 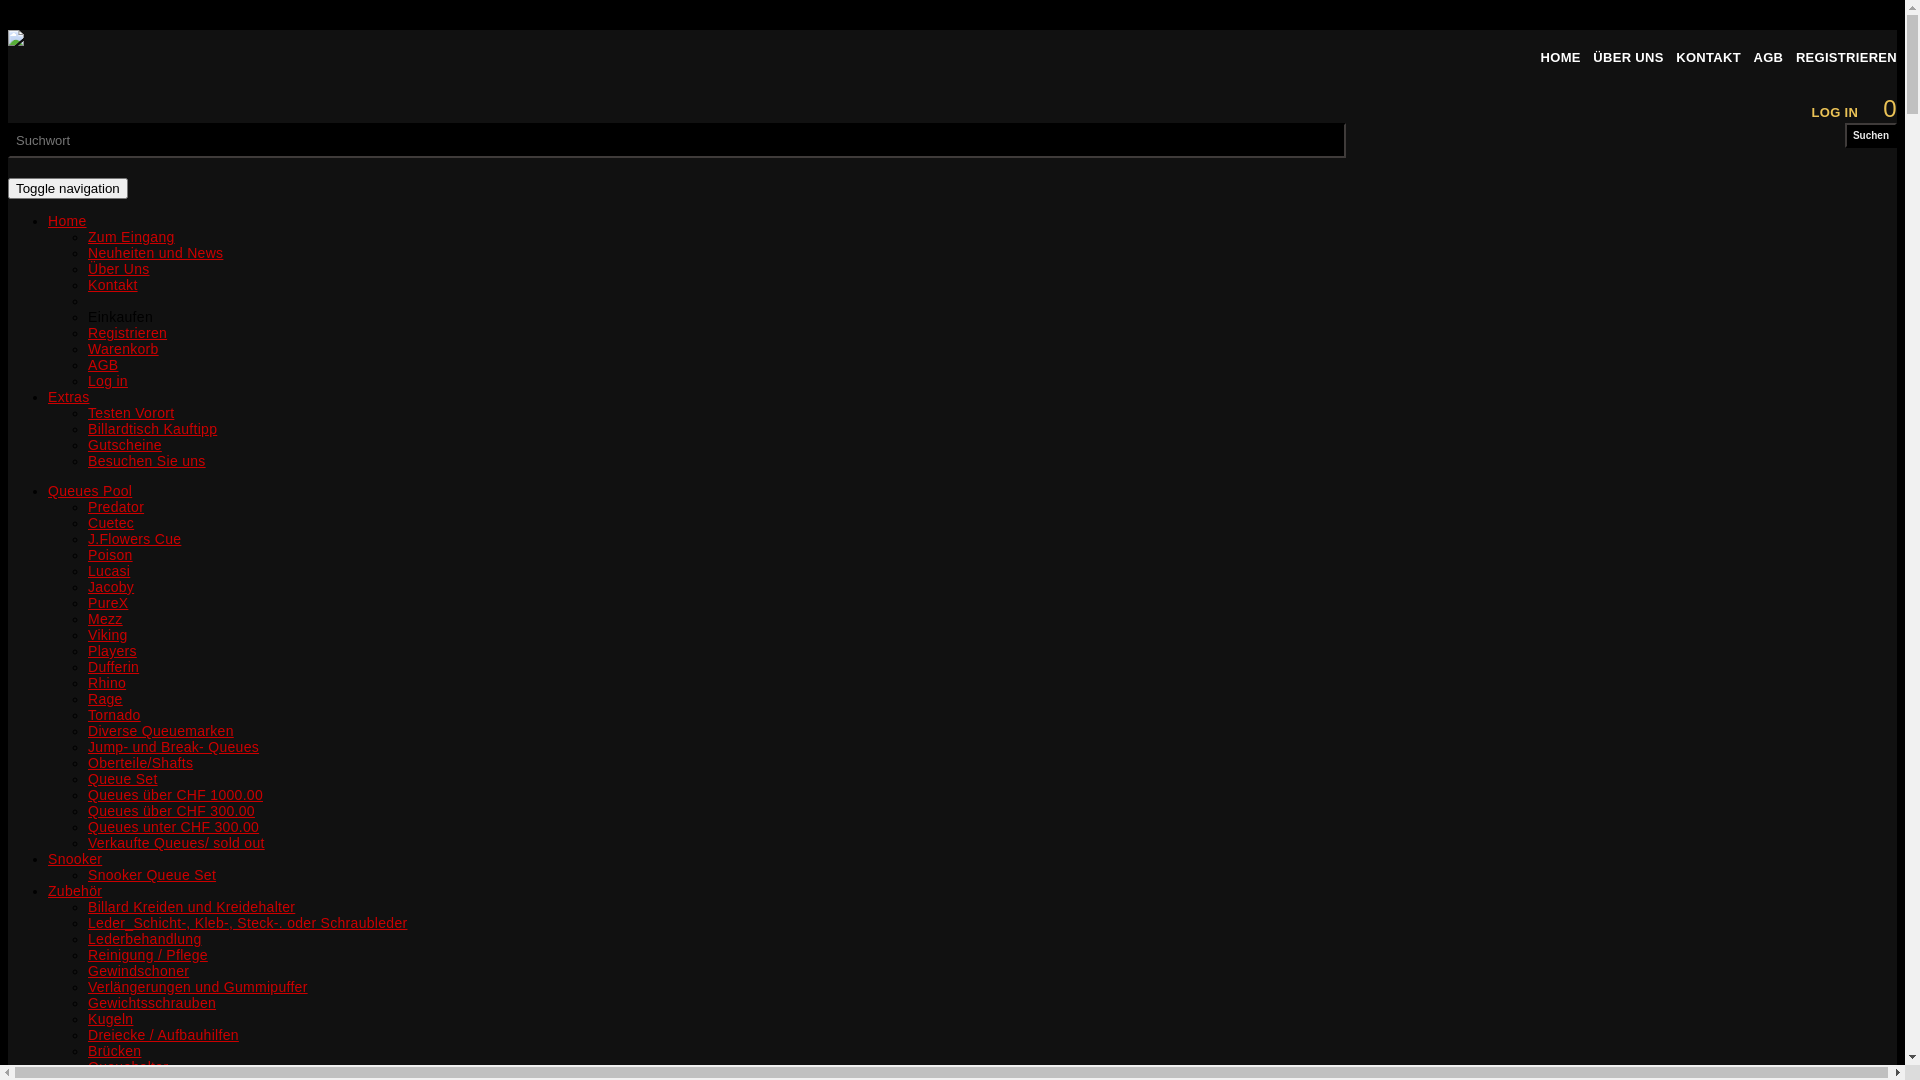 What do you see at coordinates (1707, 56) in the screenshot?
I see `'KONTAKT'` at bounding box center [1707, 56].